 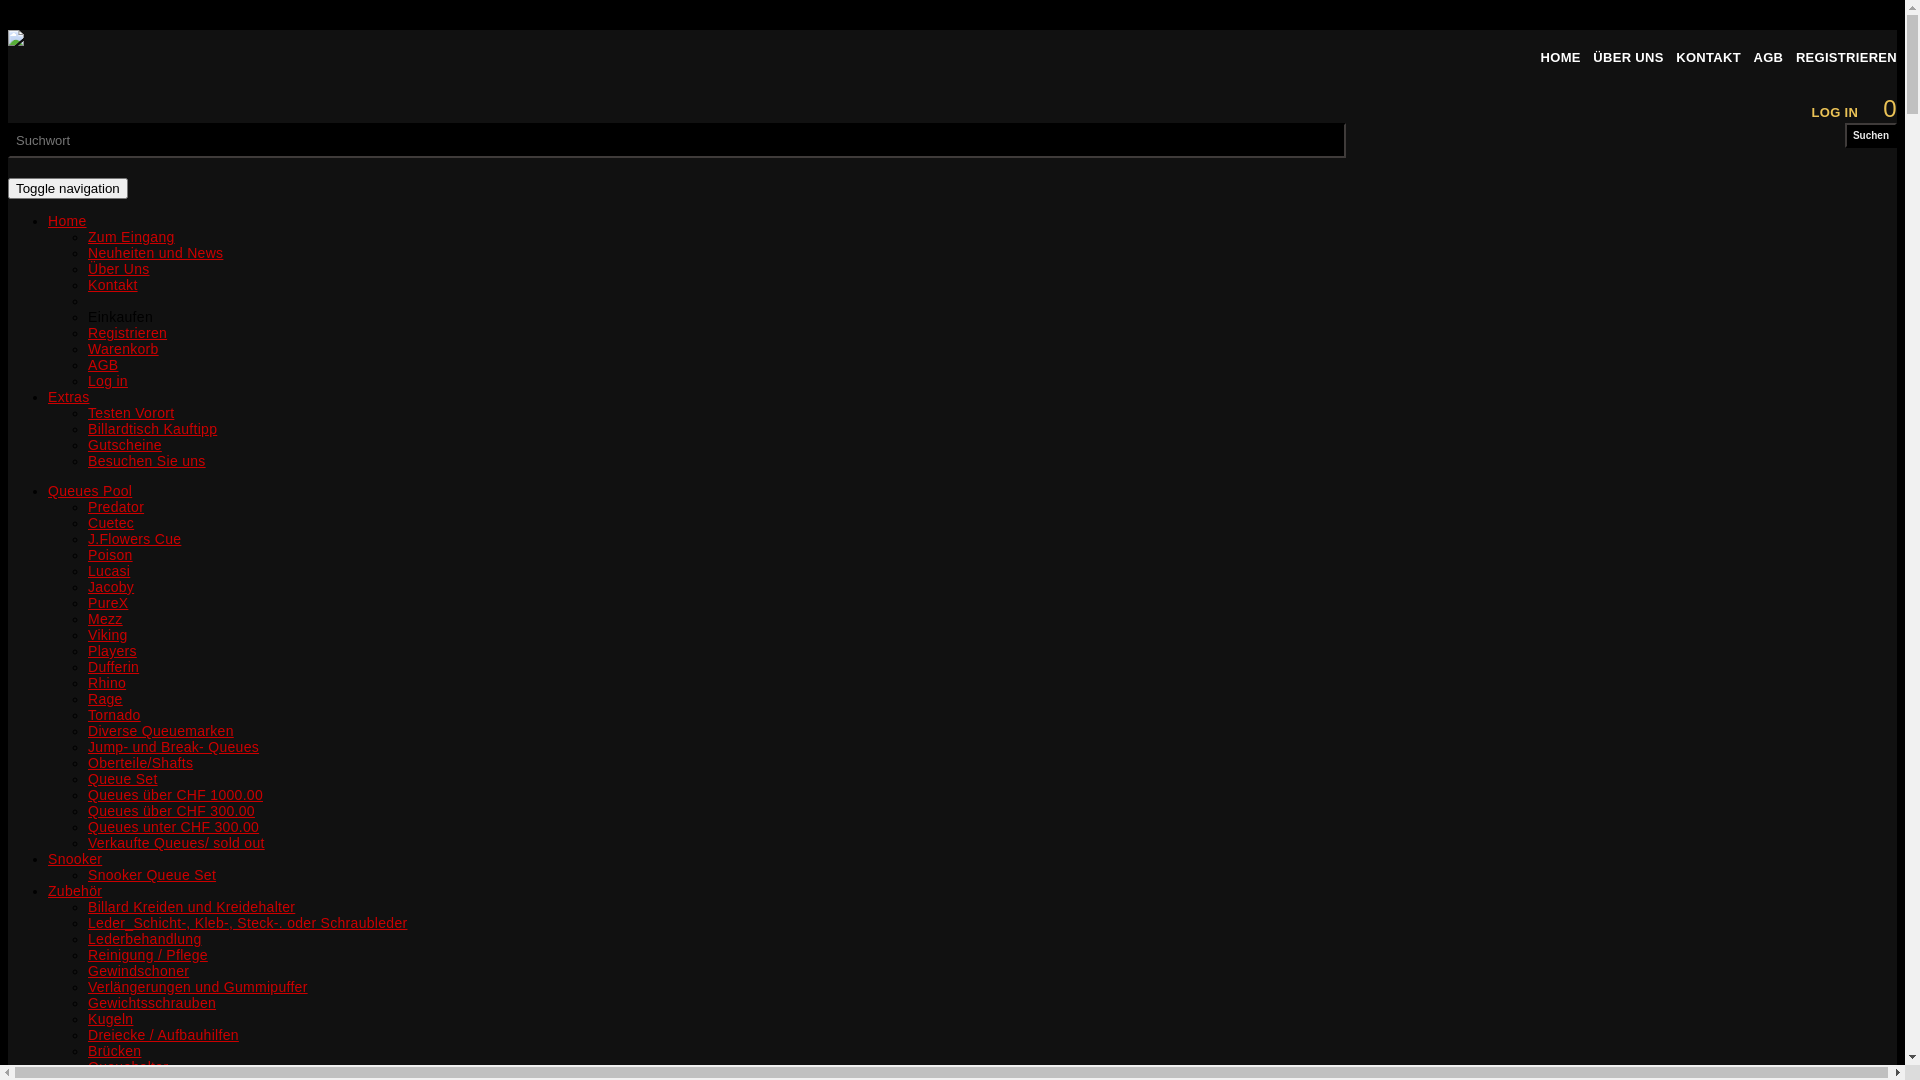 What do you see at coordinates (1707, 56) in the screenshot?
I see `'KONTAKT'` at bounding box center [1707, 56].